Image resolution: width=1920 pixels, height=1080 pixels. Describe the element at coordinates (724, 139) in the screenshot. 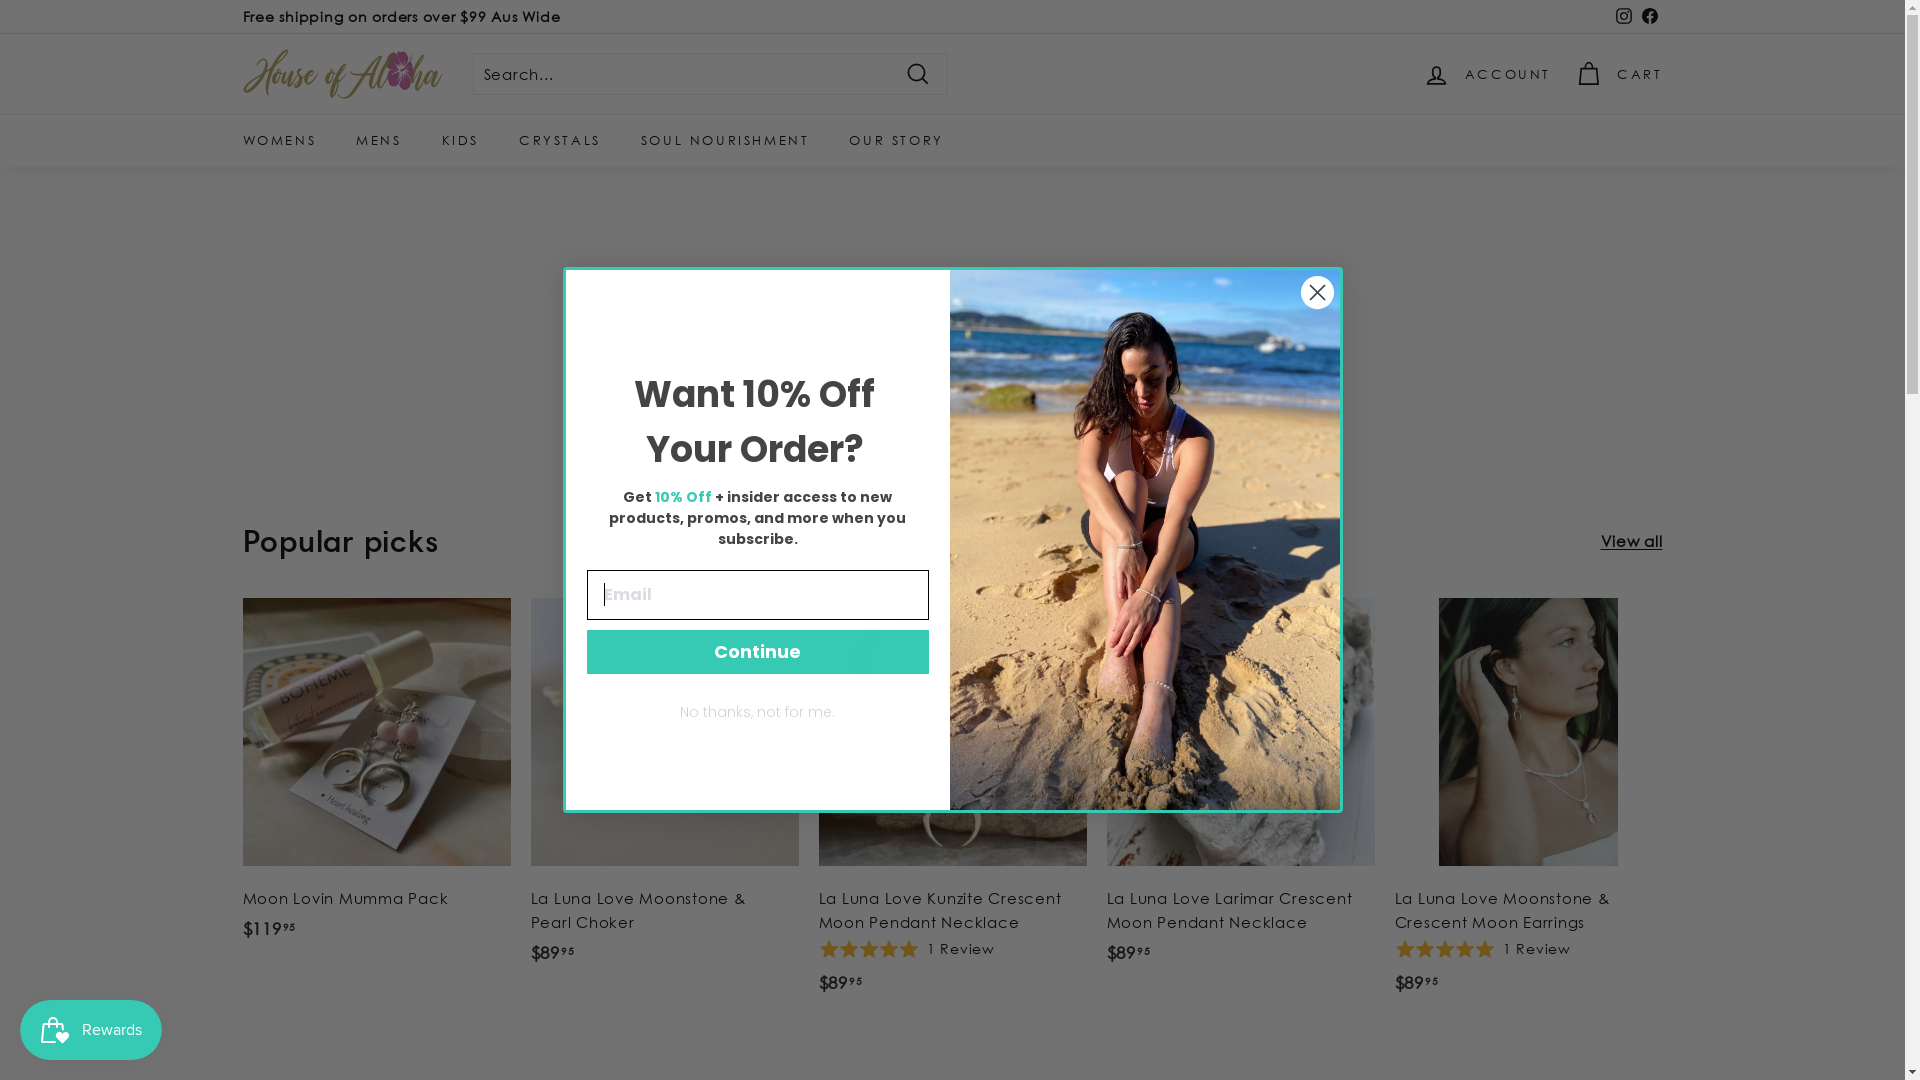

I see `'SOUL NOURISHMENT'` at that location.